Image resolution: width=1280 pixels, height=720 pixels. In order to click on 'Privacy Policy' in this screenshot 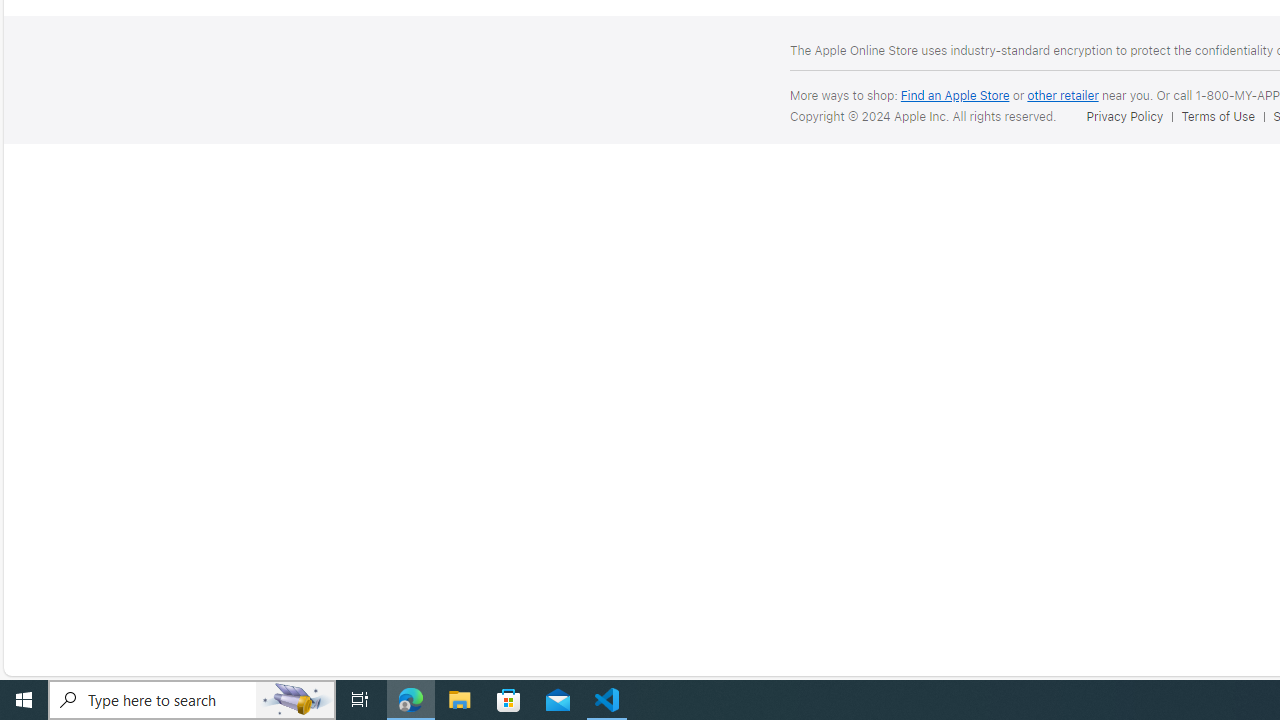, I will do `click(1128, 116)`.